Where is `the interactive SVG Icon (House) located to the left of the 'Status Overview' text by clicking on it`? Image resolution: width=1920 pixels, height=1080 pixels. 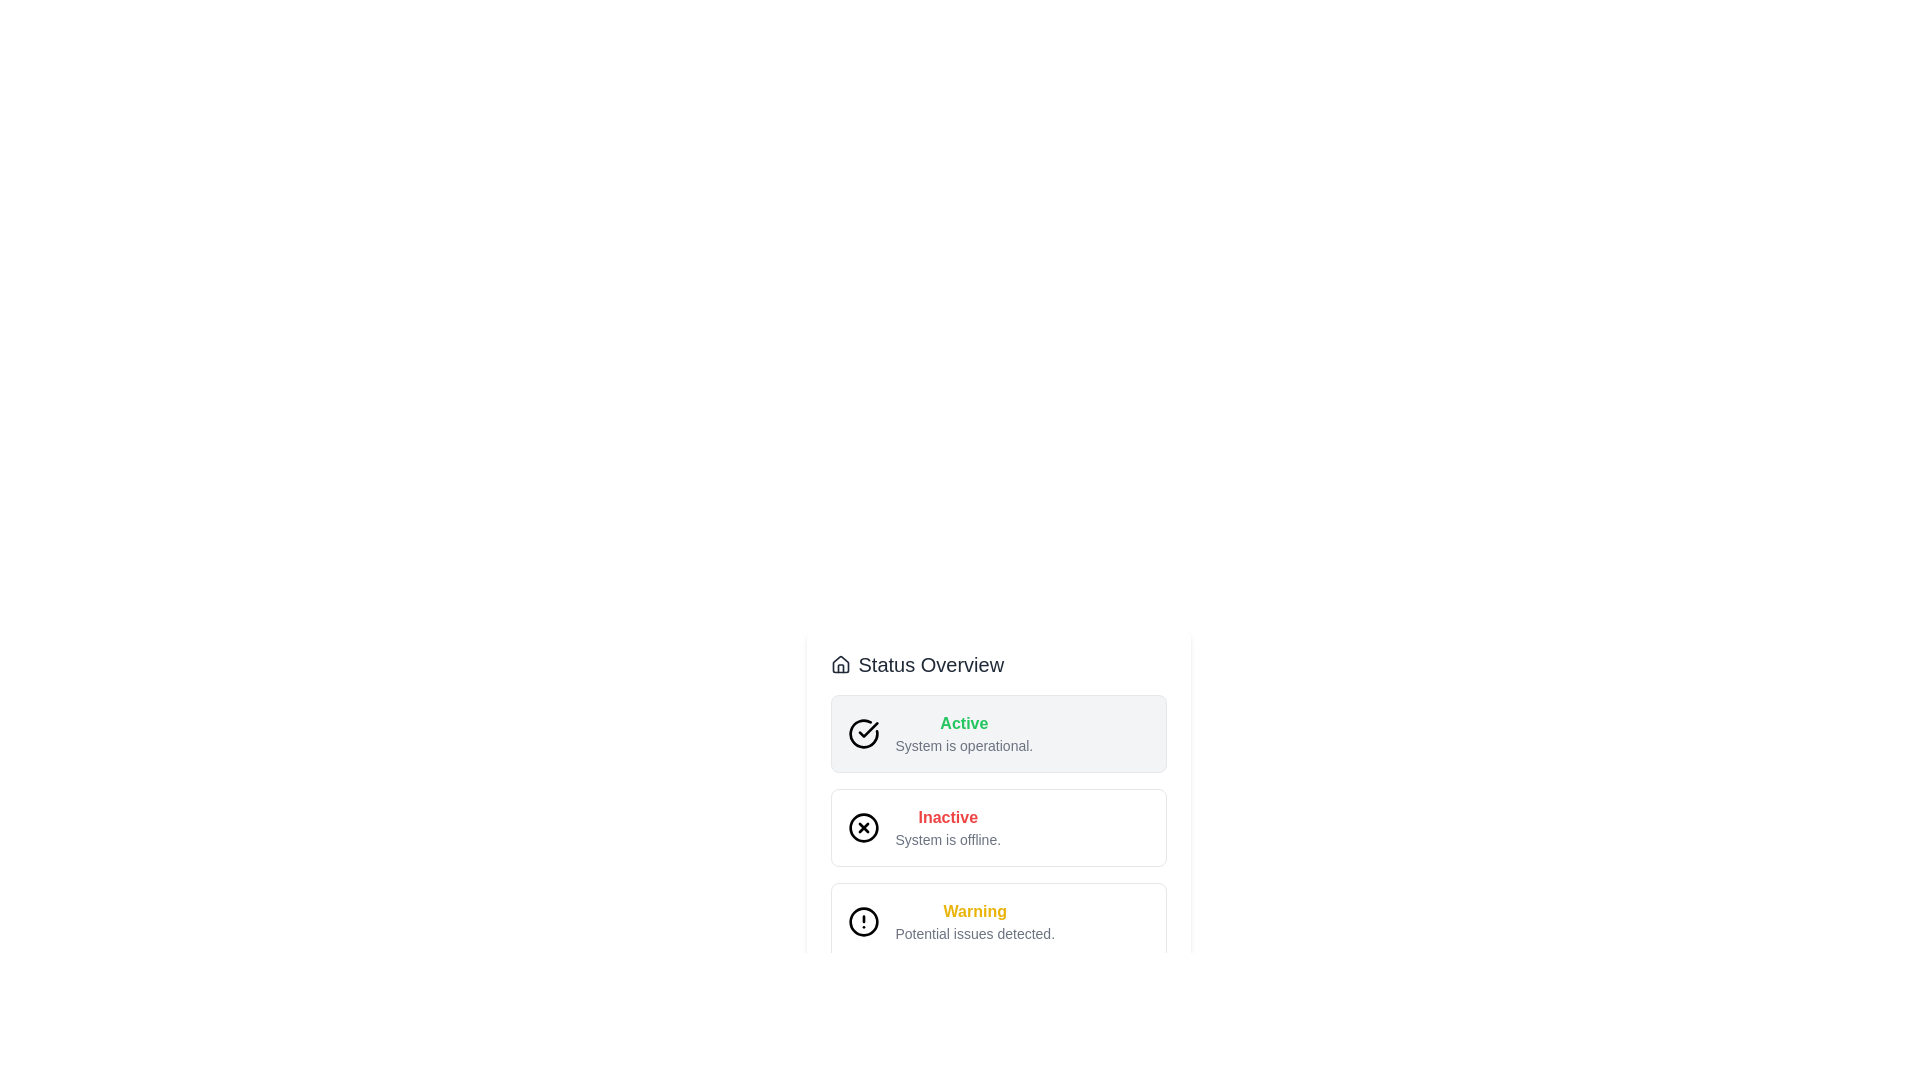
the interactive SVG Icon (House) located to the left of the 'Status Overview' text by clicking on it is located at coordinates (840, 664).